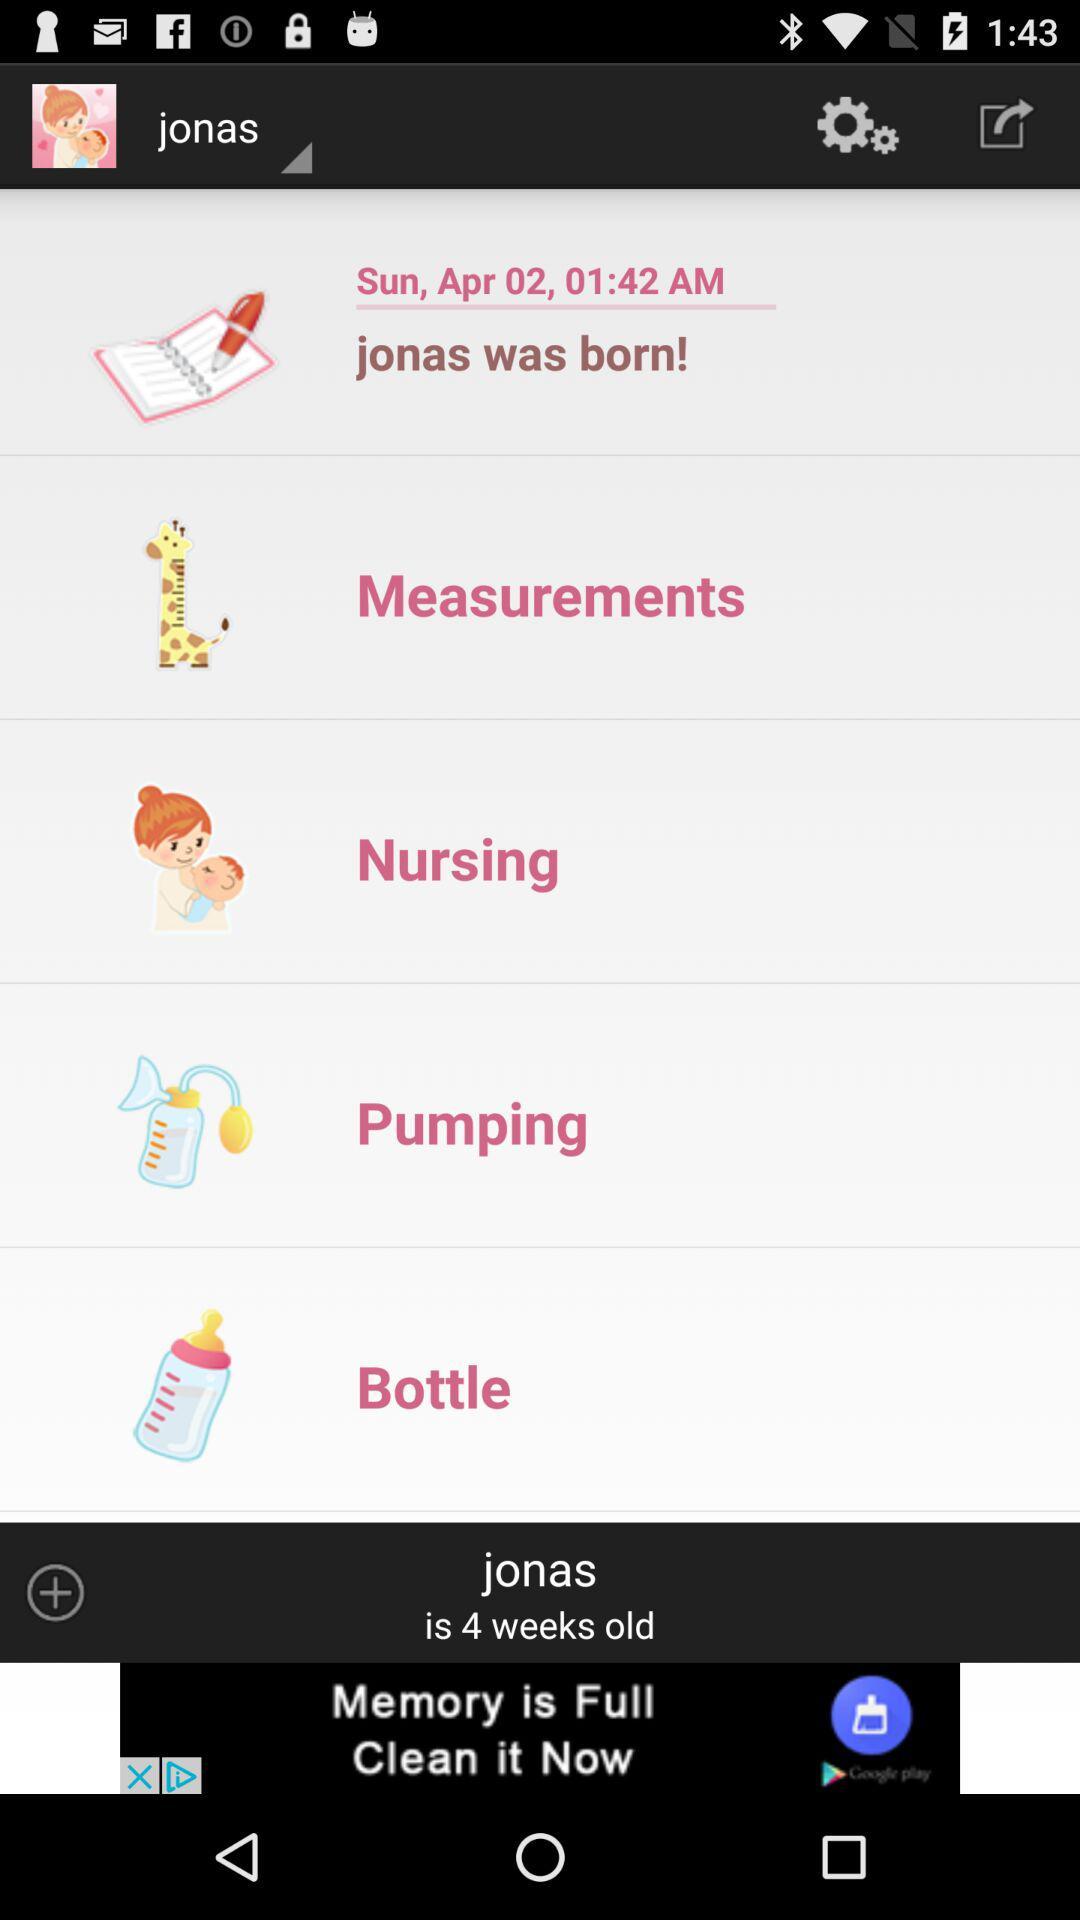  What do you see at coordinates (54, 1591) in the screenshot?
I see `increase` at bounding box center [54, 1591].